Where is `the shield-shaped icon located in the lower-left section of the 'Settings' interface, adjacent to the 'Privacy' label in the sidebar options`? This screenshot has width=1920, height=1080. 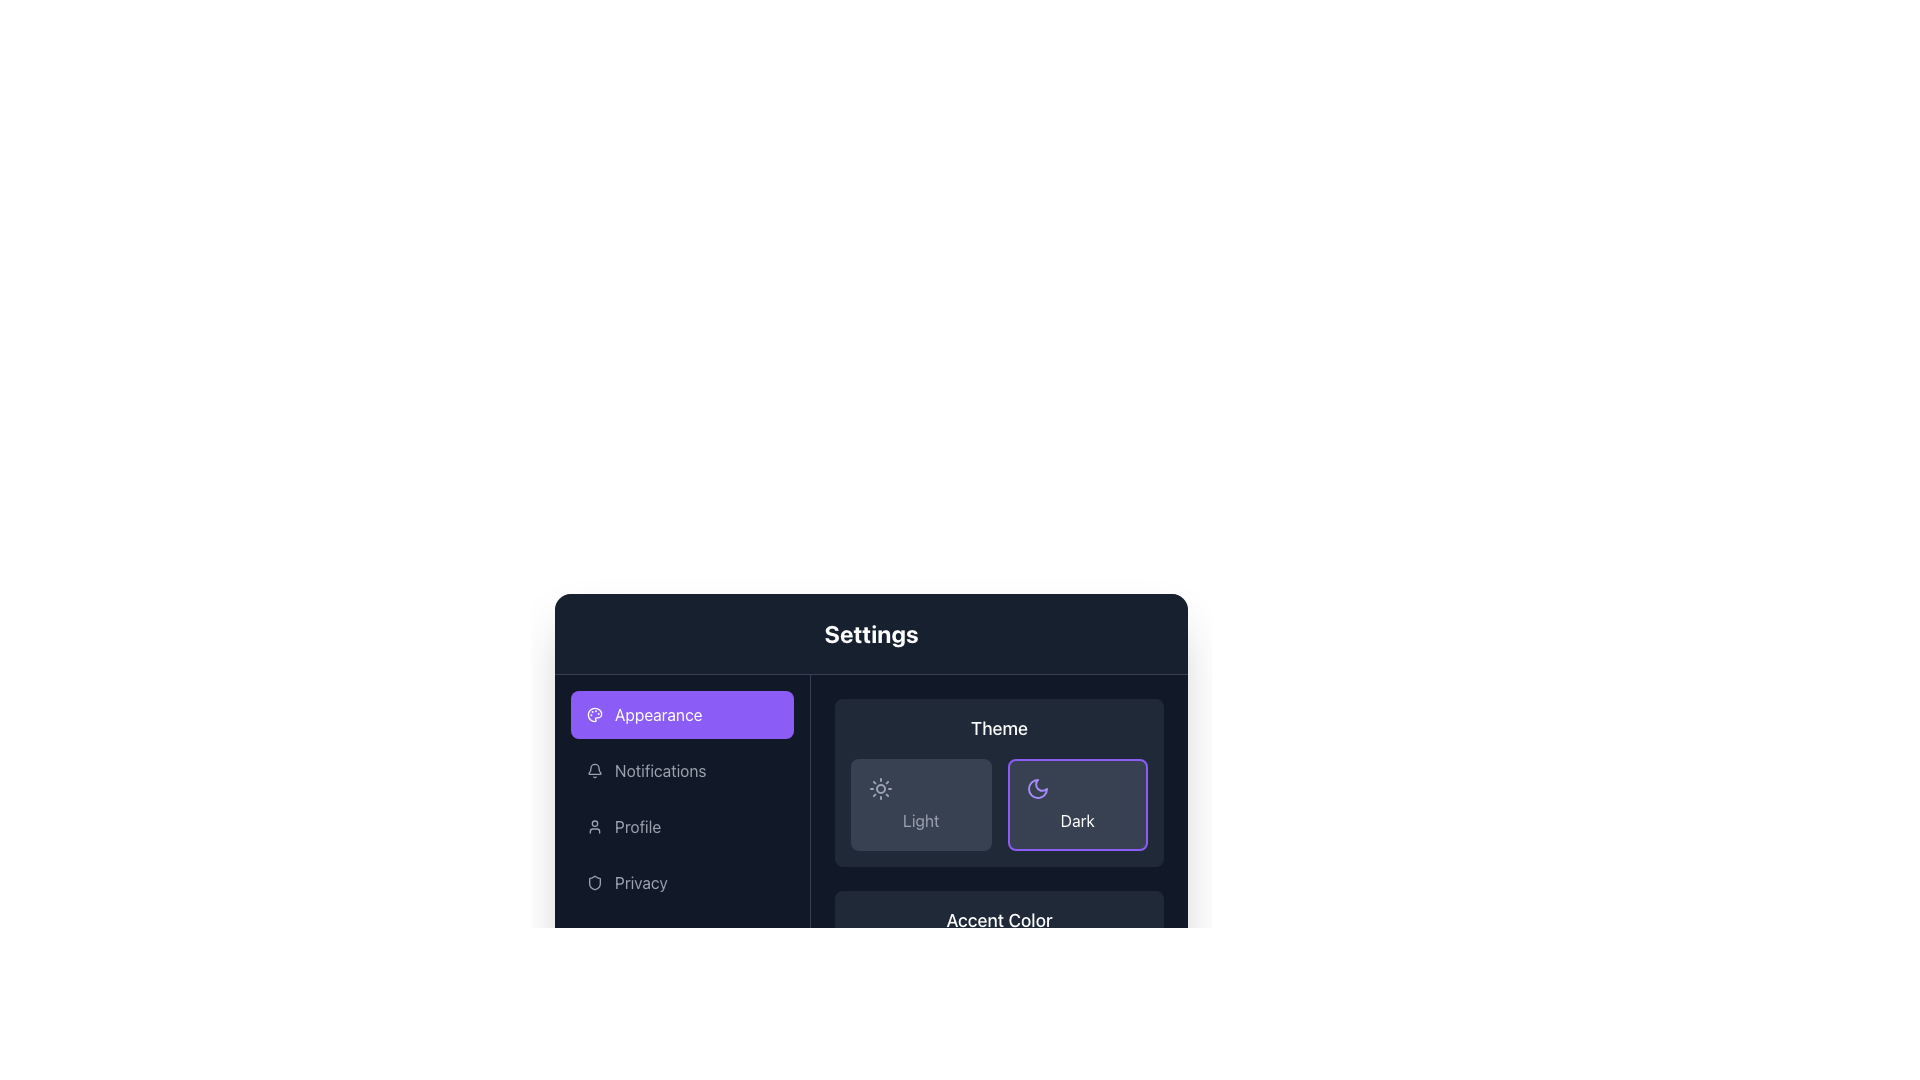
the shield-shaped icon located in the lower-left section of the 'Settings' interface, adjacent to the 'Privacy' label in the sidebar options is located at coordinates (594, 882).